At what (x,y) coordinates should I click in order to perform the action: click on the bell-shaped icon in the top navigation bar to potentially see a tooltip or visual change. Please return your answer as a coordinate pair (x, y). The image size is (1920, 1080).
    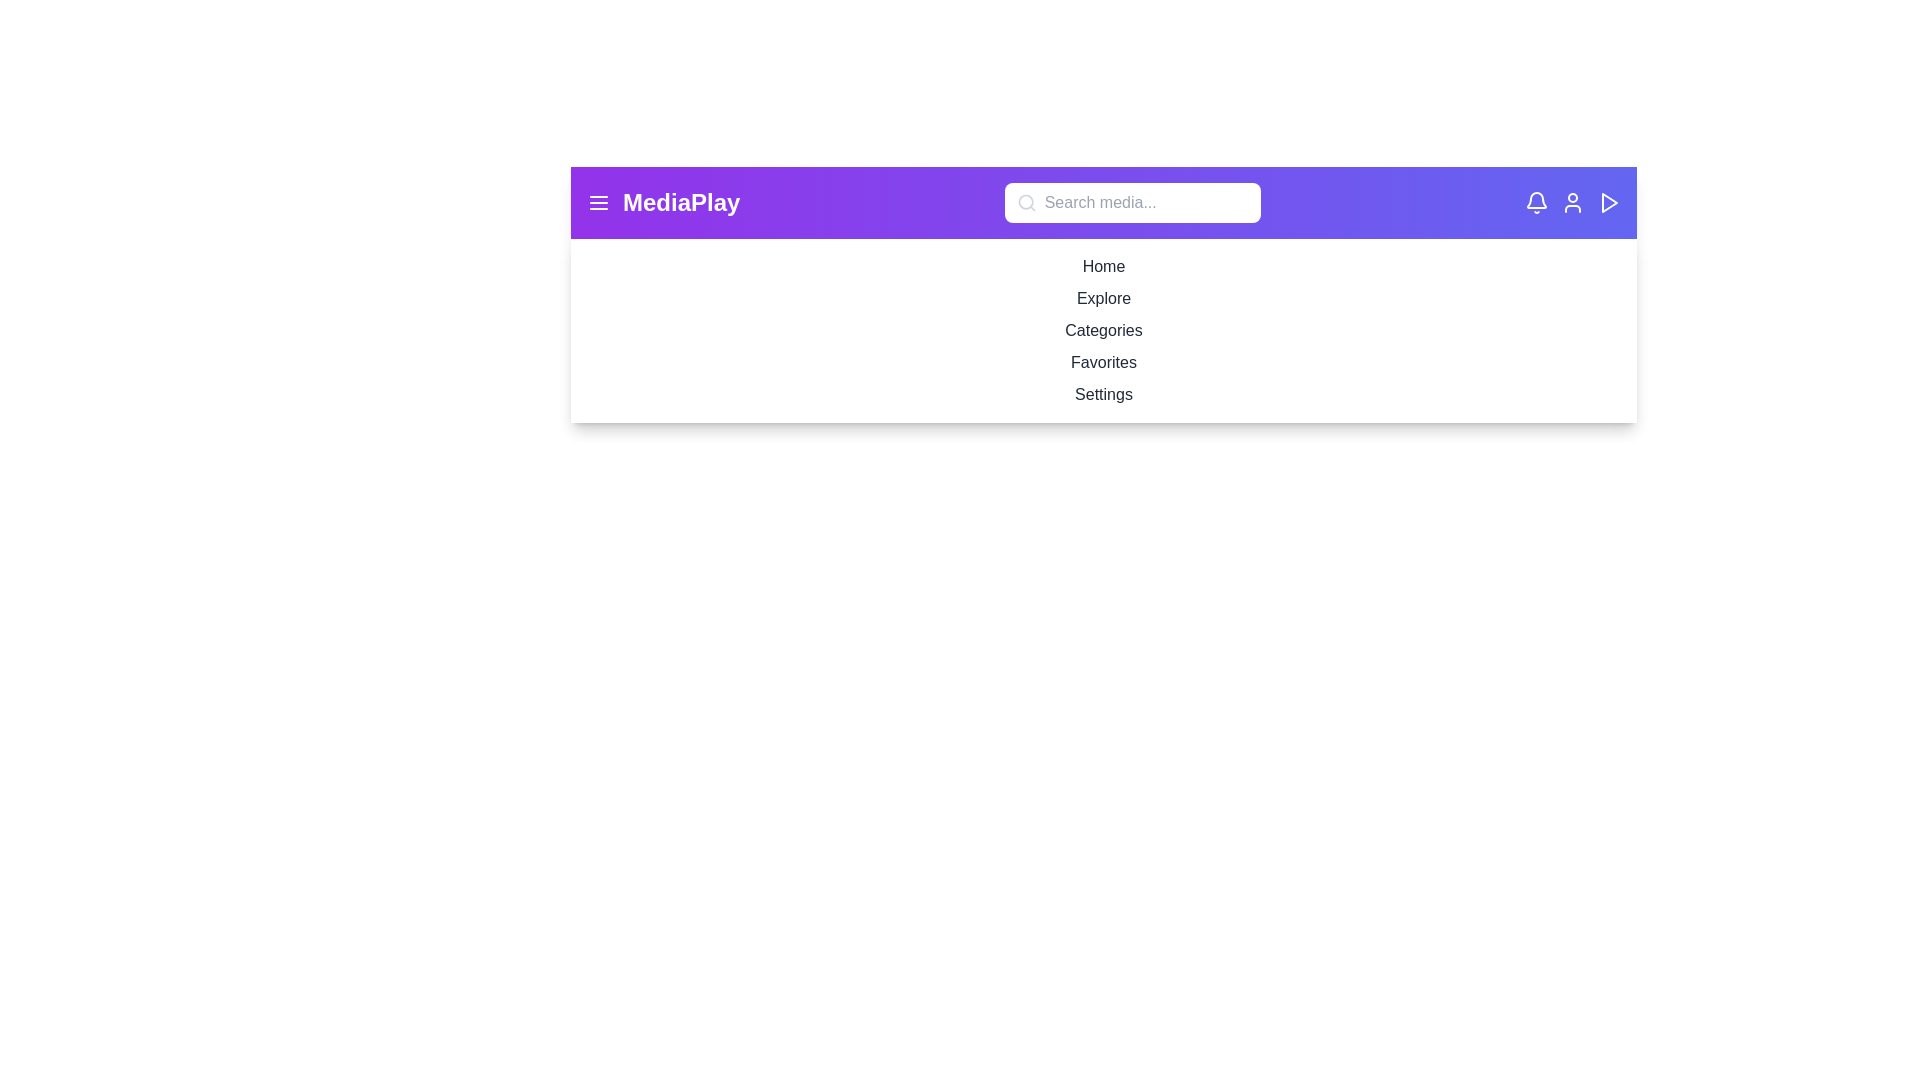
    Looking at the image, I should click on (1535, 203).